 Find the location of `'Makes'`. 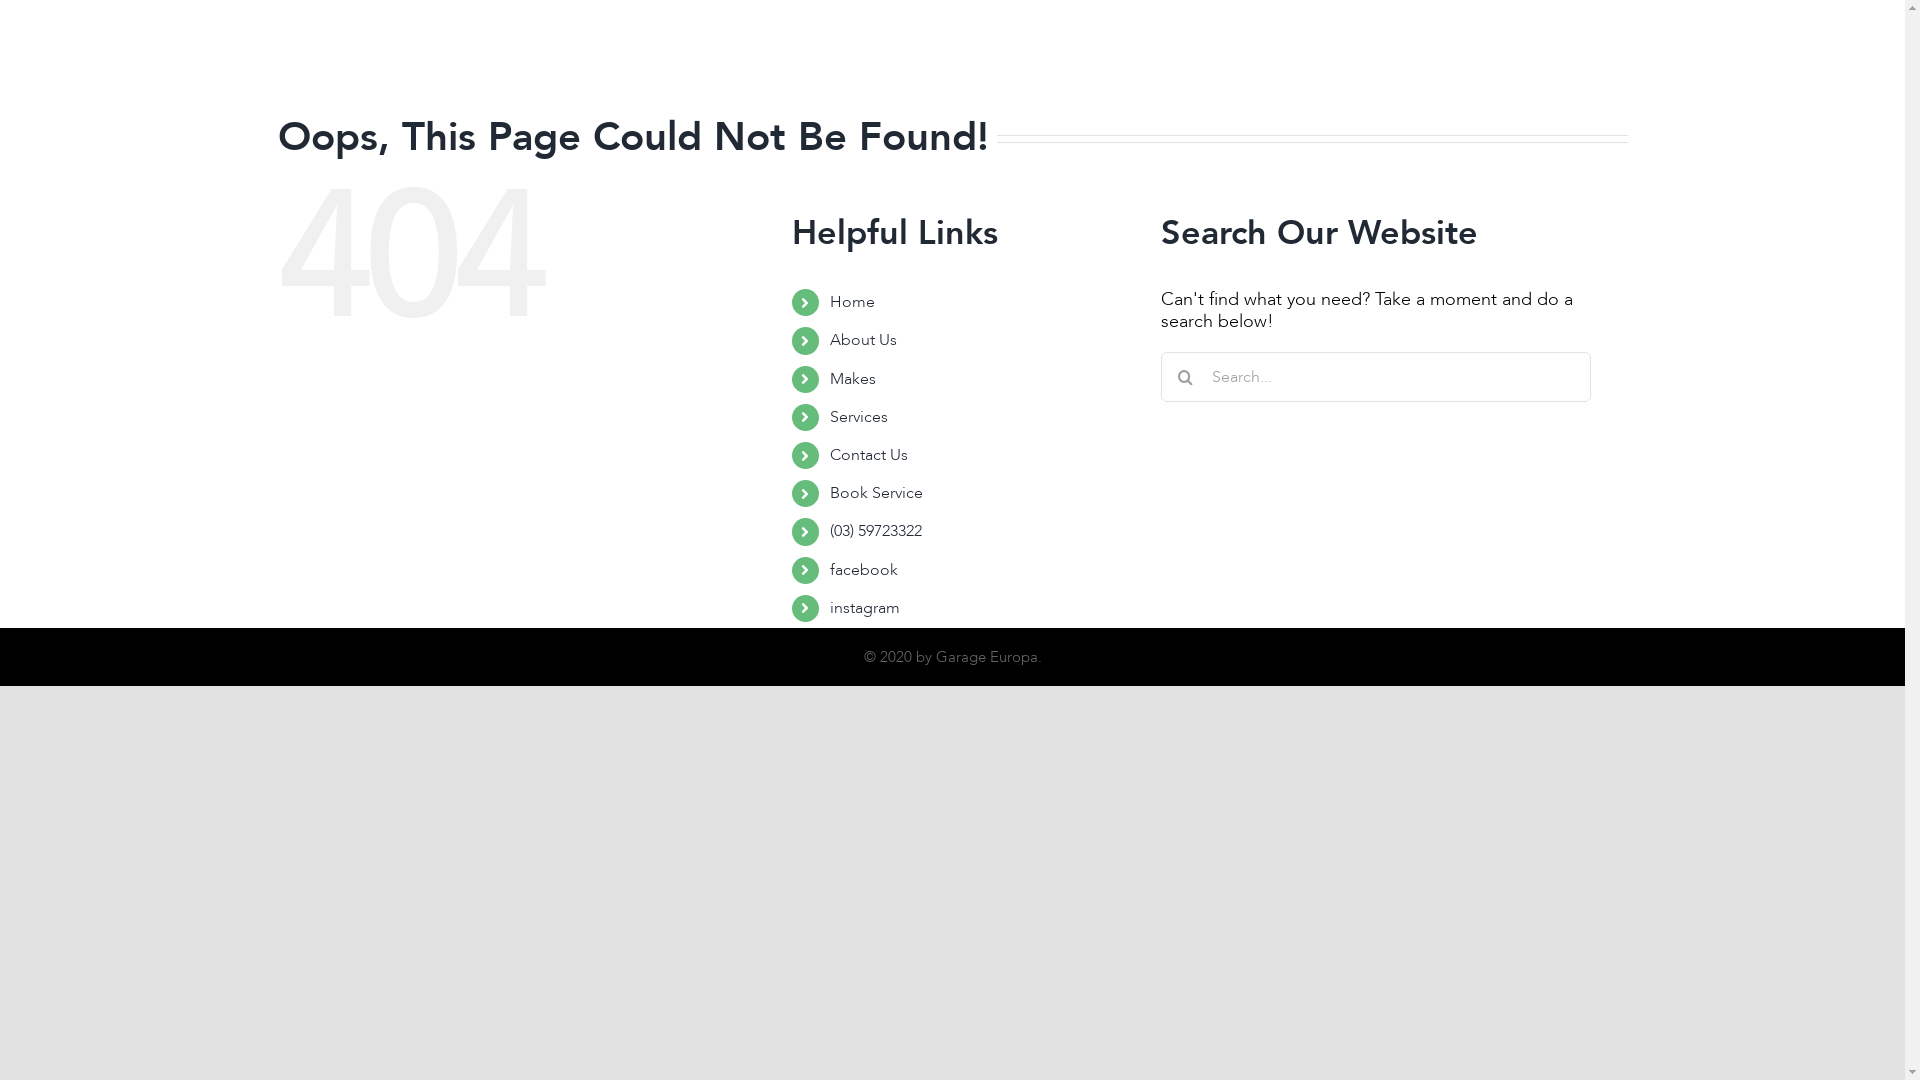

'Makes' is located at coordinates (972, 50).